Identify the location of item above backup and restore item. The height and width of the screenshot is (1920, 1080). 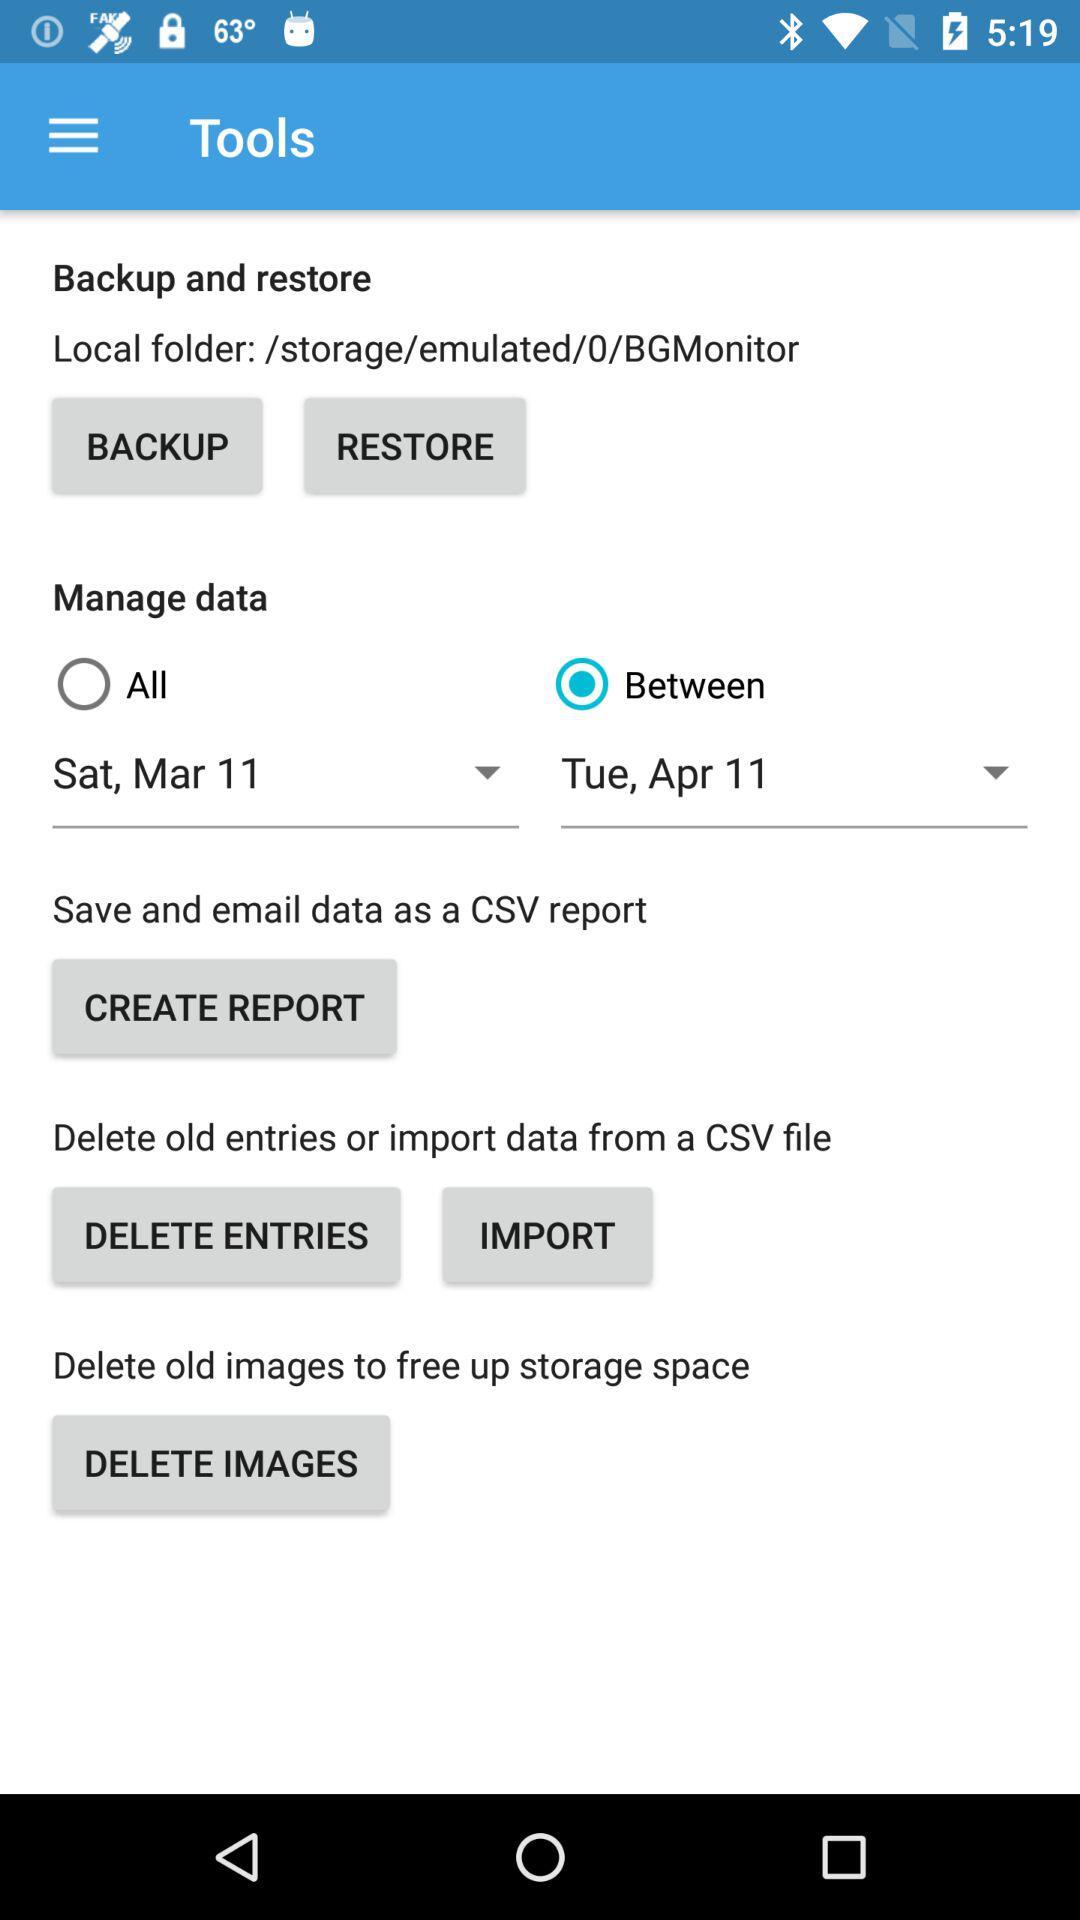
(72, 135).